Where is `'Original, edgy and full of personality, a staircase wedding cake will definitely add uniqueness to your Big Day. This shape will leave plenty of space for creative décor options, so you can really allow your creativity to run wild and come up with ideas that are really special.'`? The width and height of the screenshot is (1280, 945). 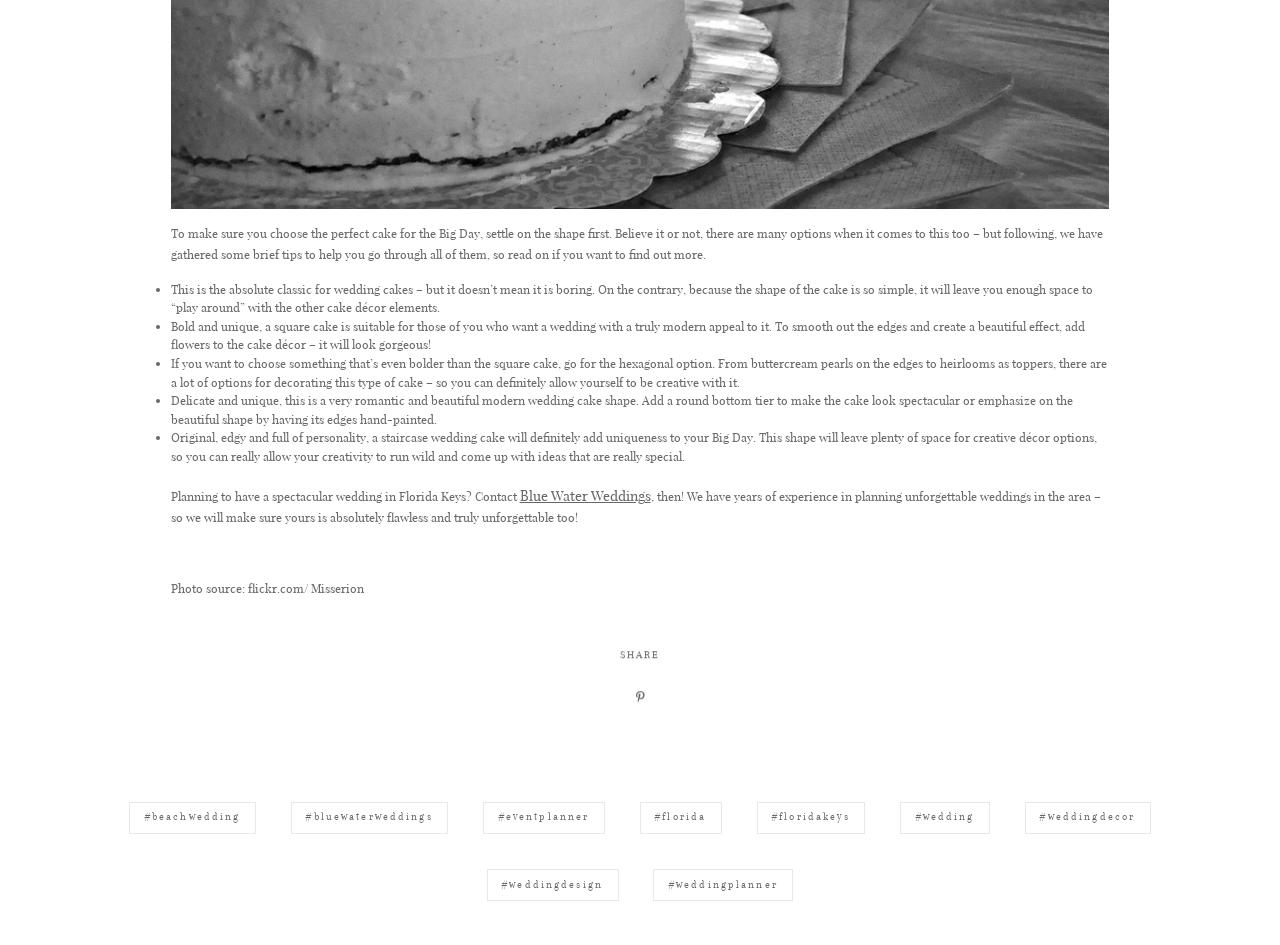 'Original, edgy and full of personality, a staircase wedding cake will definitely add uniqueness to your Big Day. This shape will leave plenty of space for creative décor options, so you can really allow your creativity to run wild and come up with ideas that are really special.' is located at coordinates (631, 446).